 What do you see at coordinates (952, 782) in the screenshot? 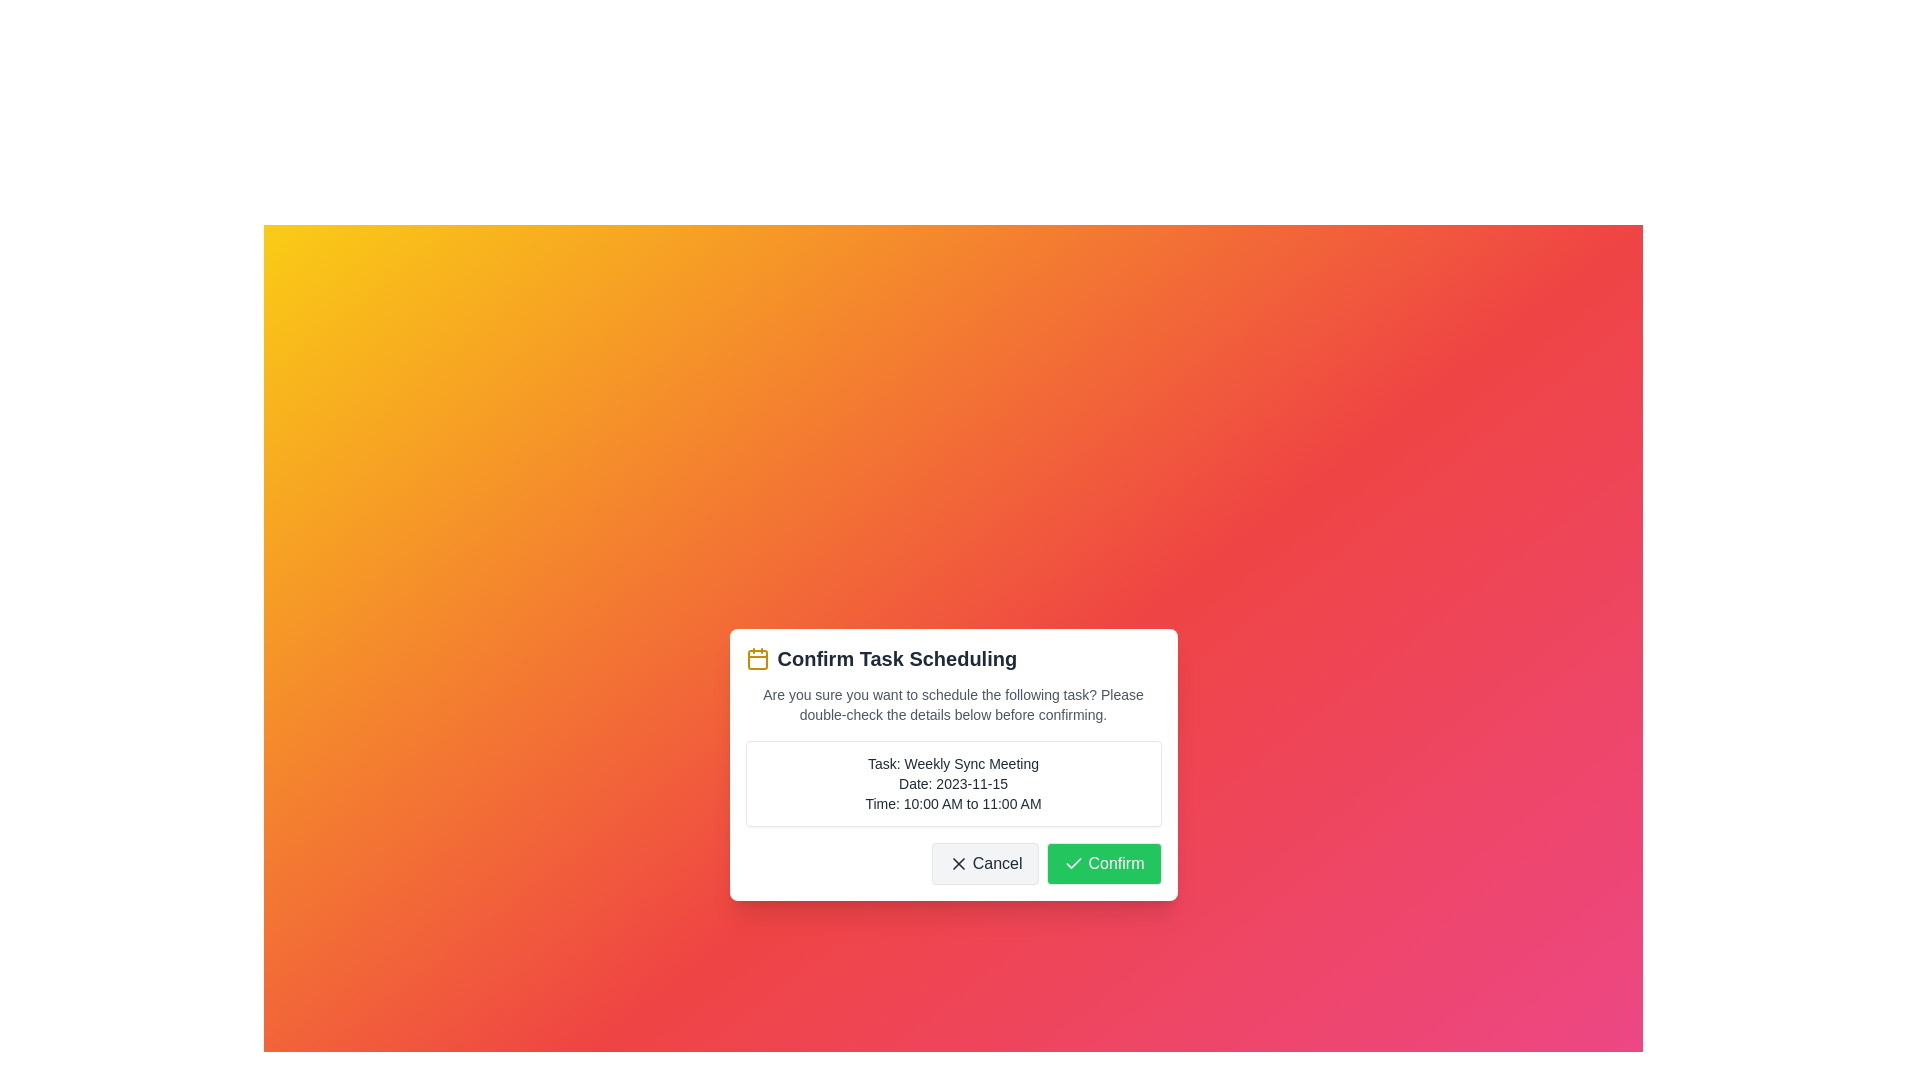
I see `the text label displaying 'Date: 2023-11-15', which is located in the middle section of the confirmation dialog, below the task title and above the time information` at bounding box center [952, 782].